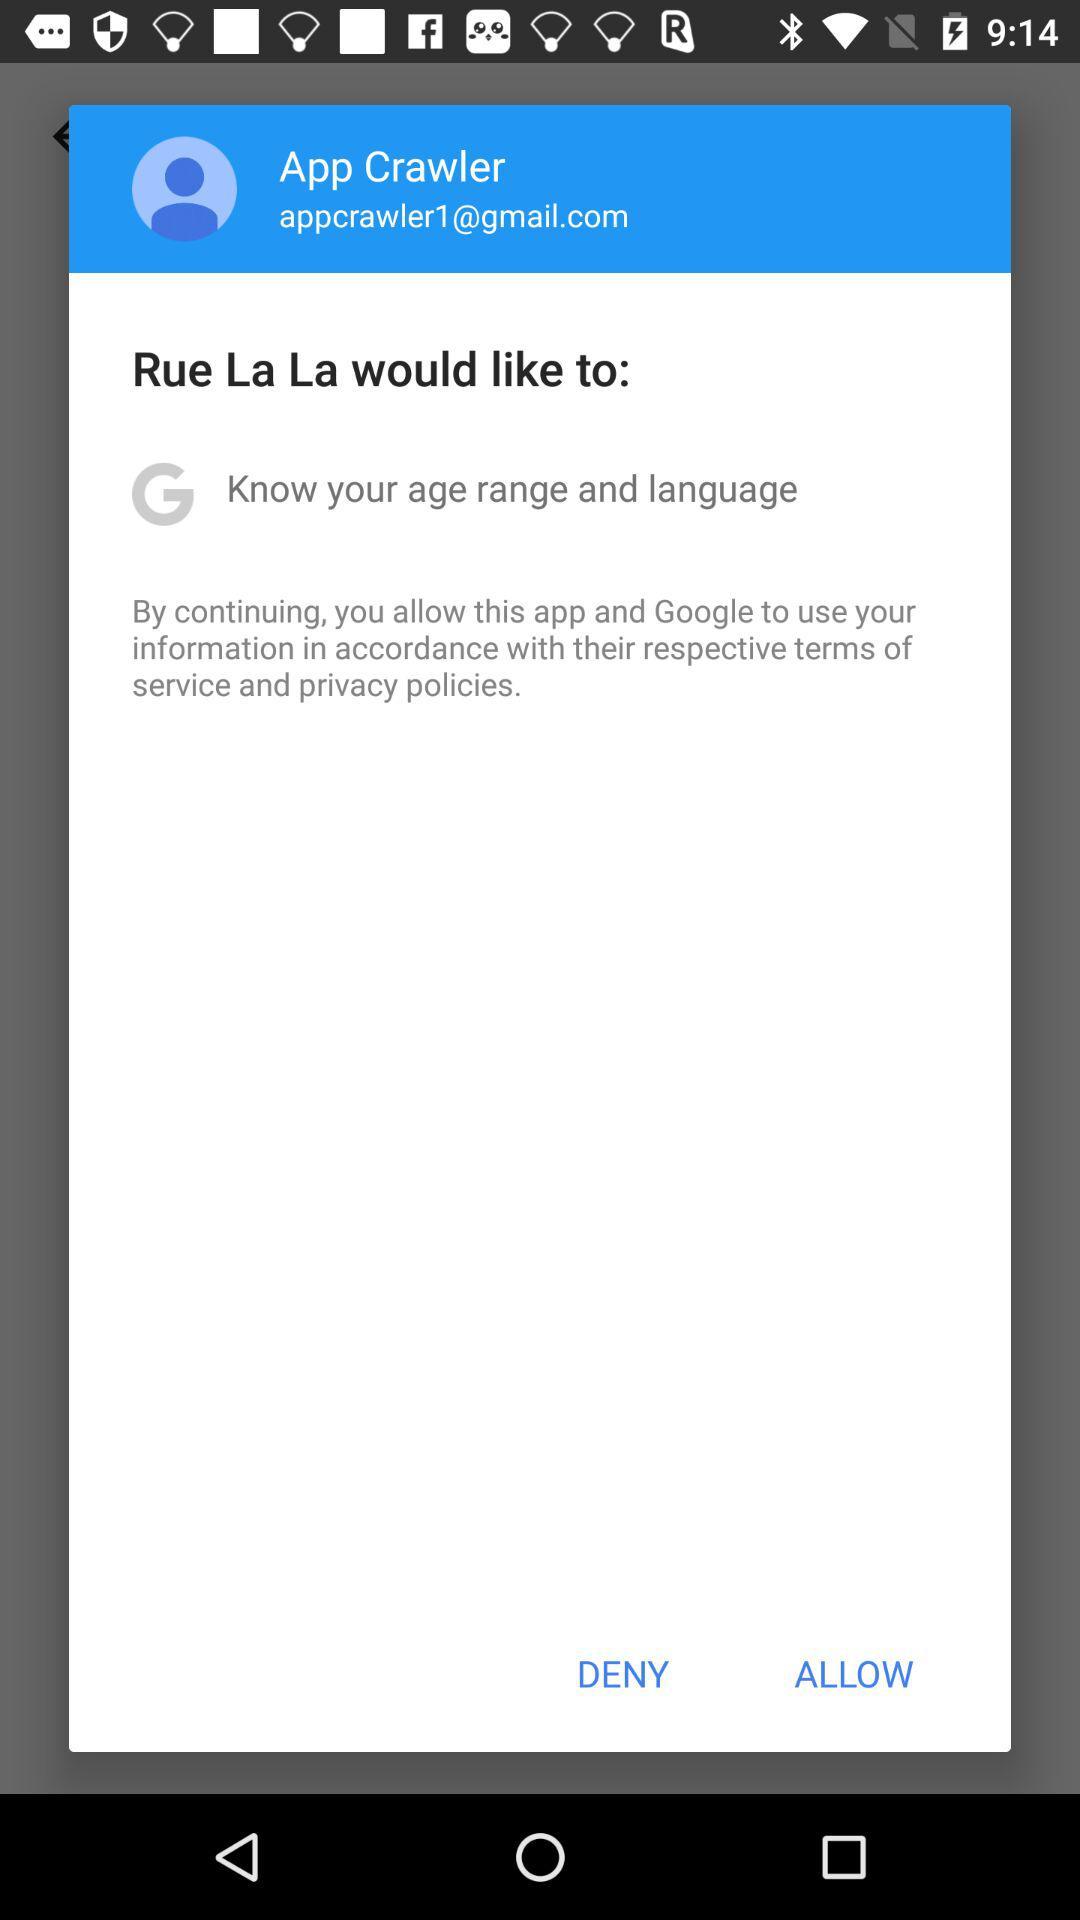 The image size is (1080, 1920). Describe the element at coordinates (454, 214) in the screenshot. I see `appcrawler1@gmail.com app` at that location.